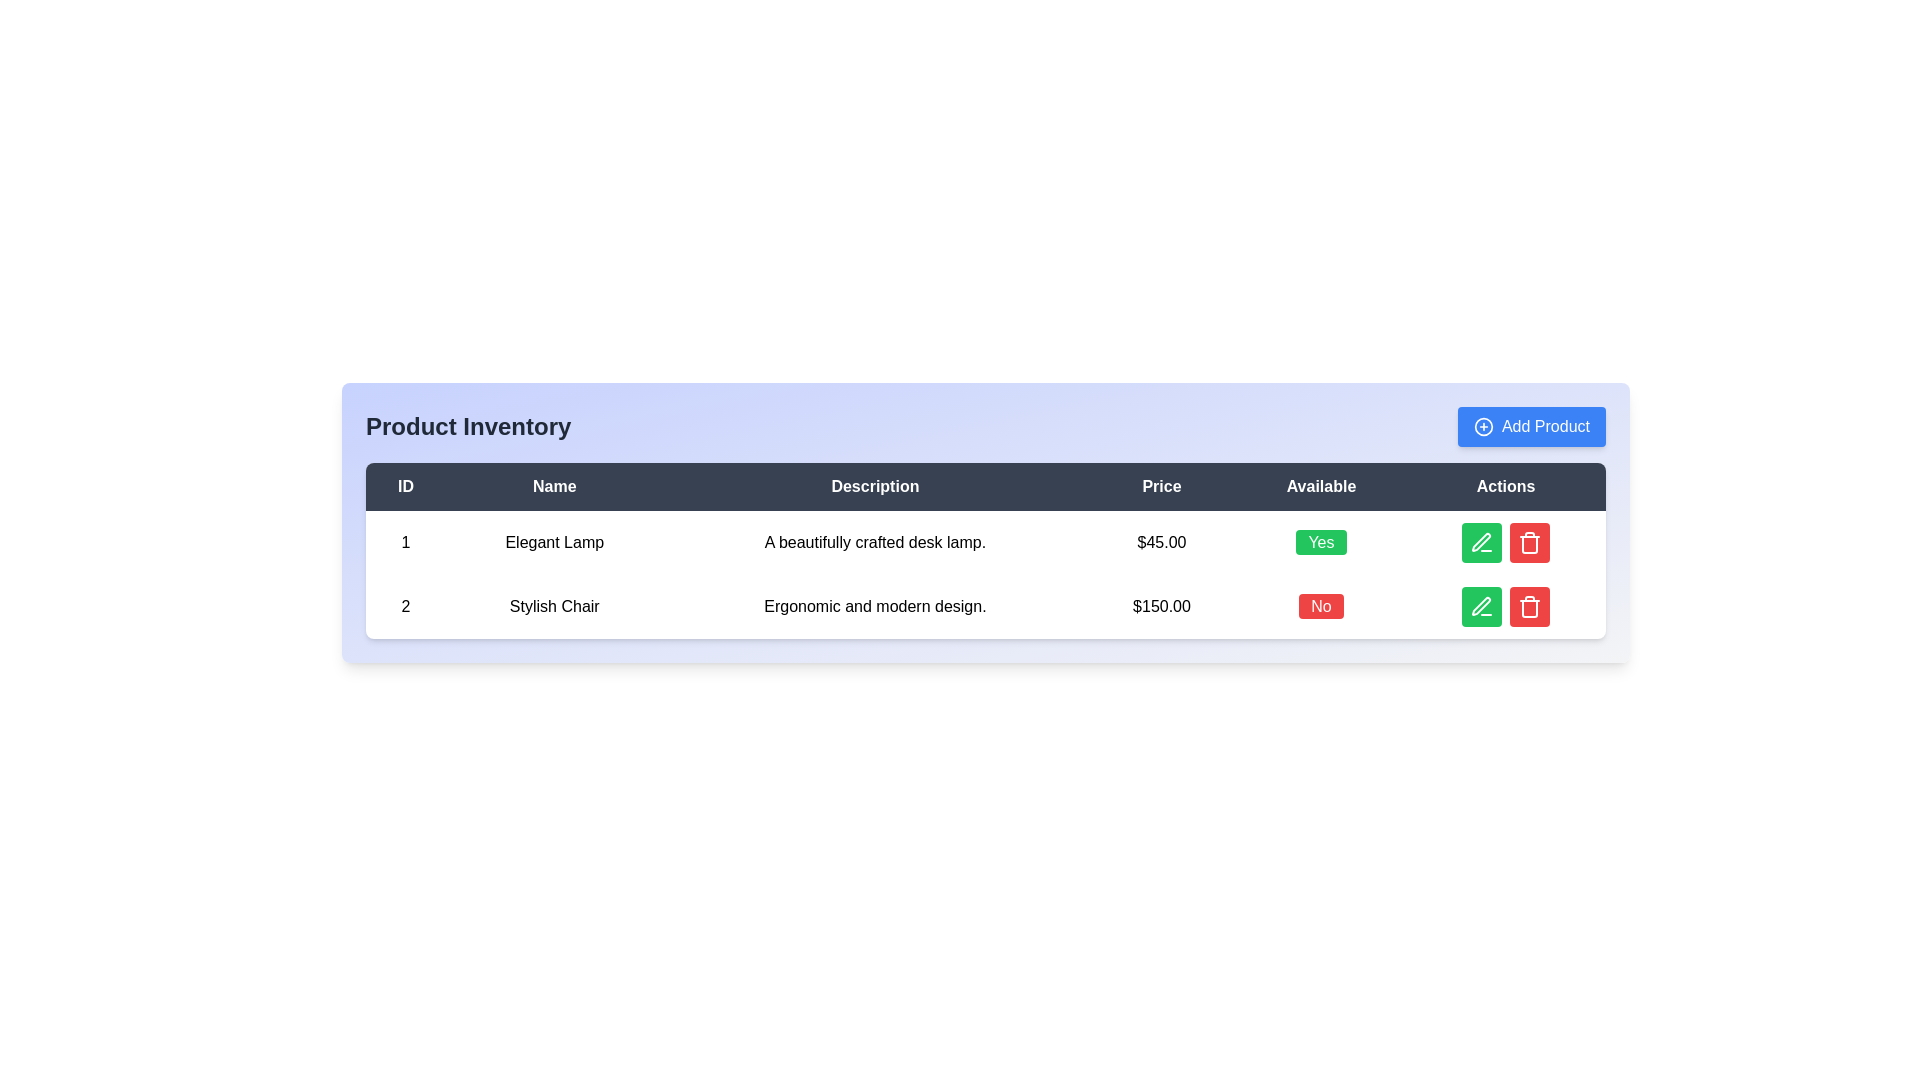  Describe the element at coordinates (875, 605) in the screenshot. I see `the text element displaying 'Ergonomic and modern design.' in the description column of the second row of the table, associated with the product 'Stylish Chair'` at that location.